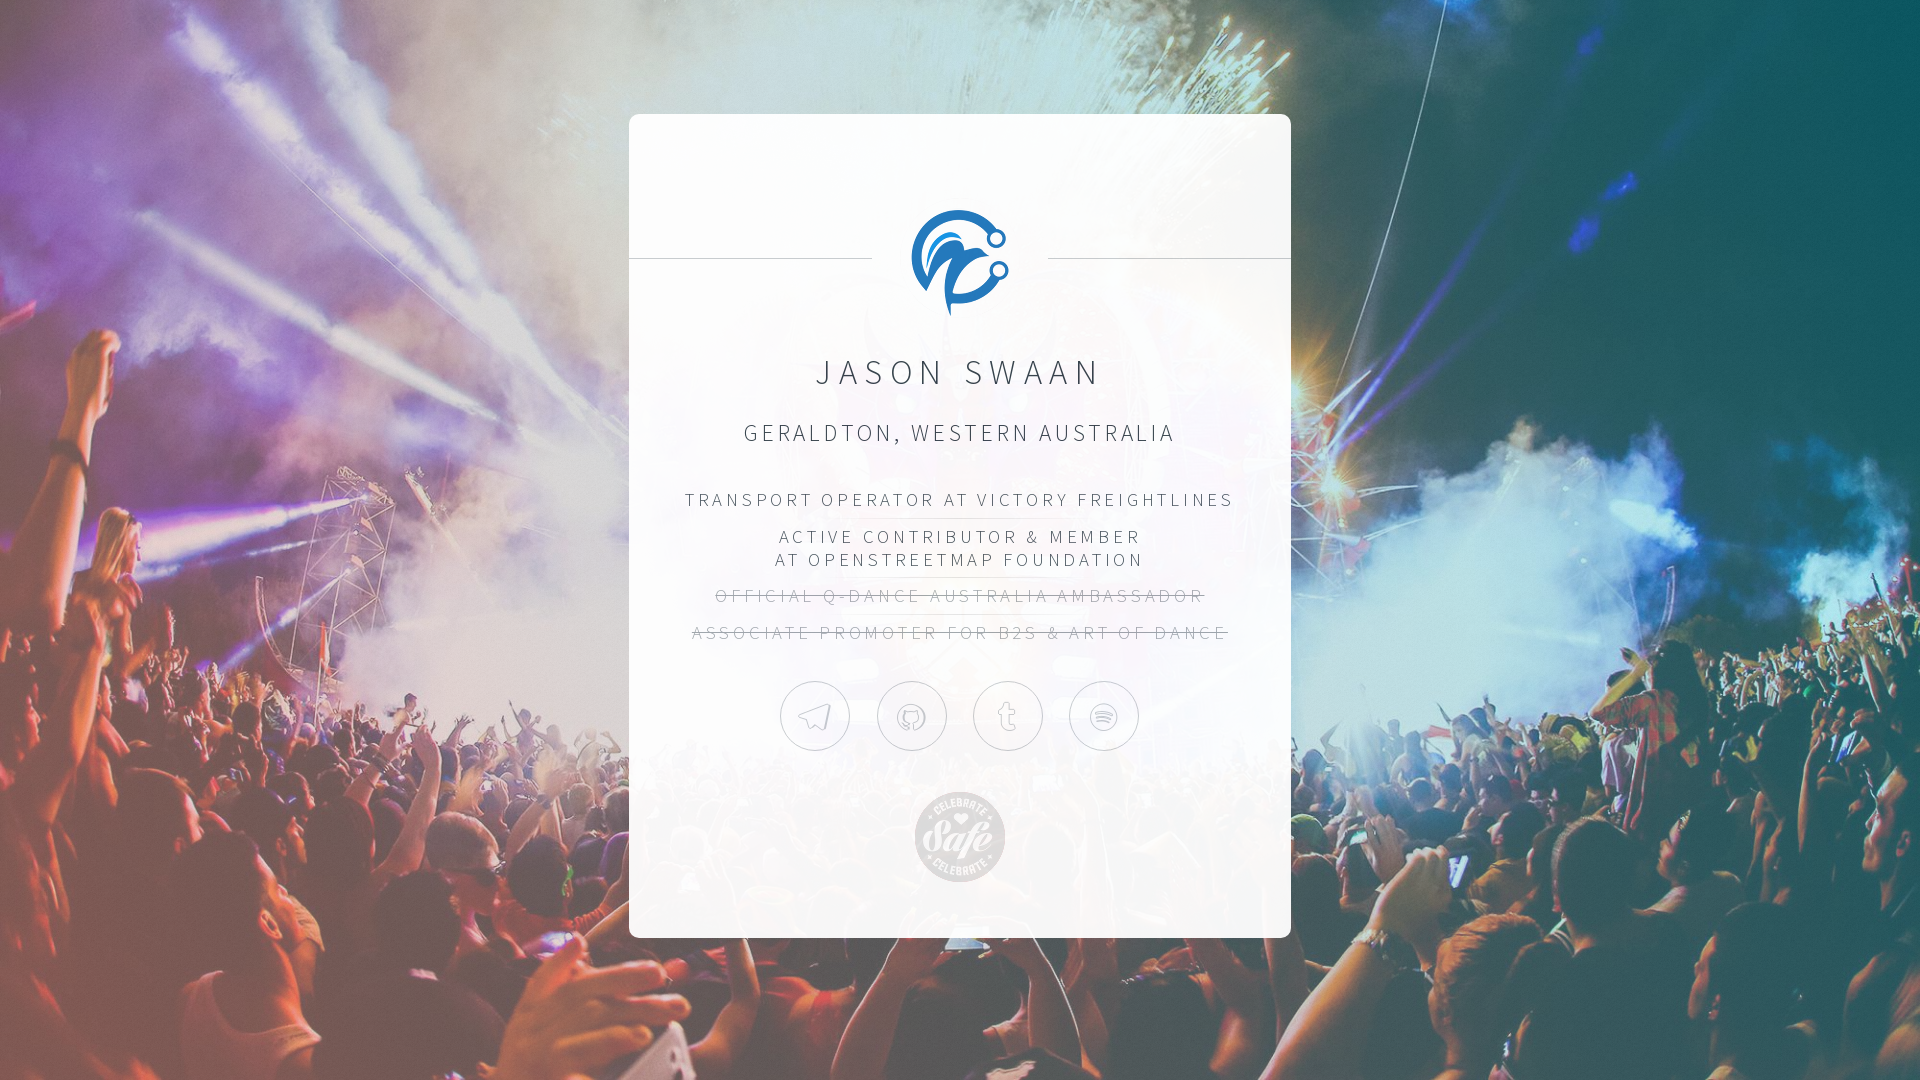 This screenshot has width=1920, height=1080. Describe the element at coordinates (1008, 715) in the screenshot. I see `'TUMBLR'` at that location.